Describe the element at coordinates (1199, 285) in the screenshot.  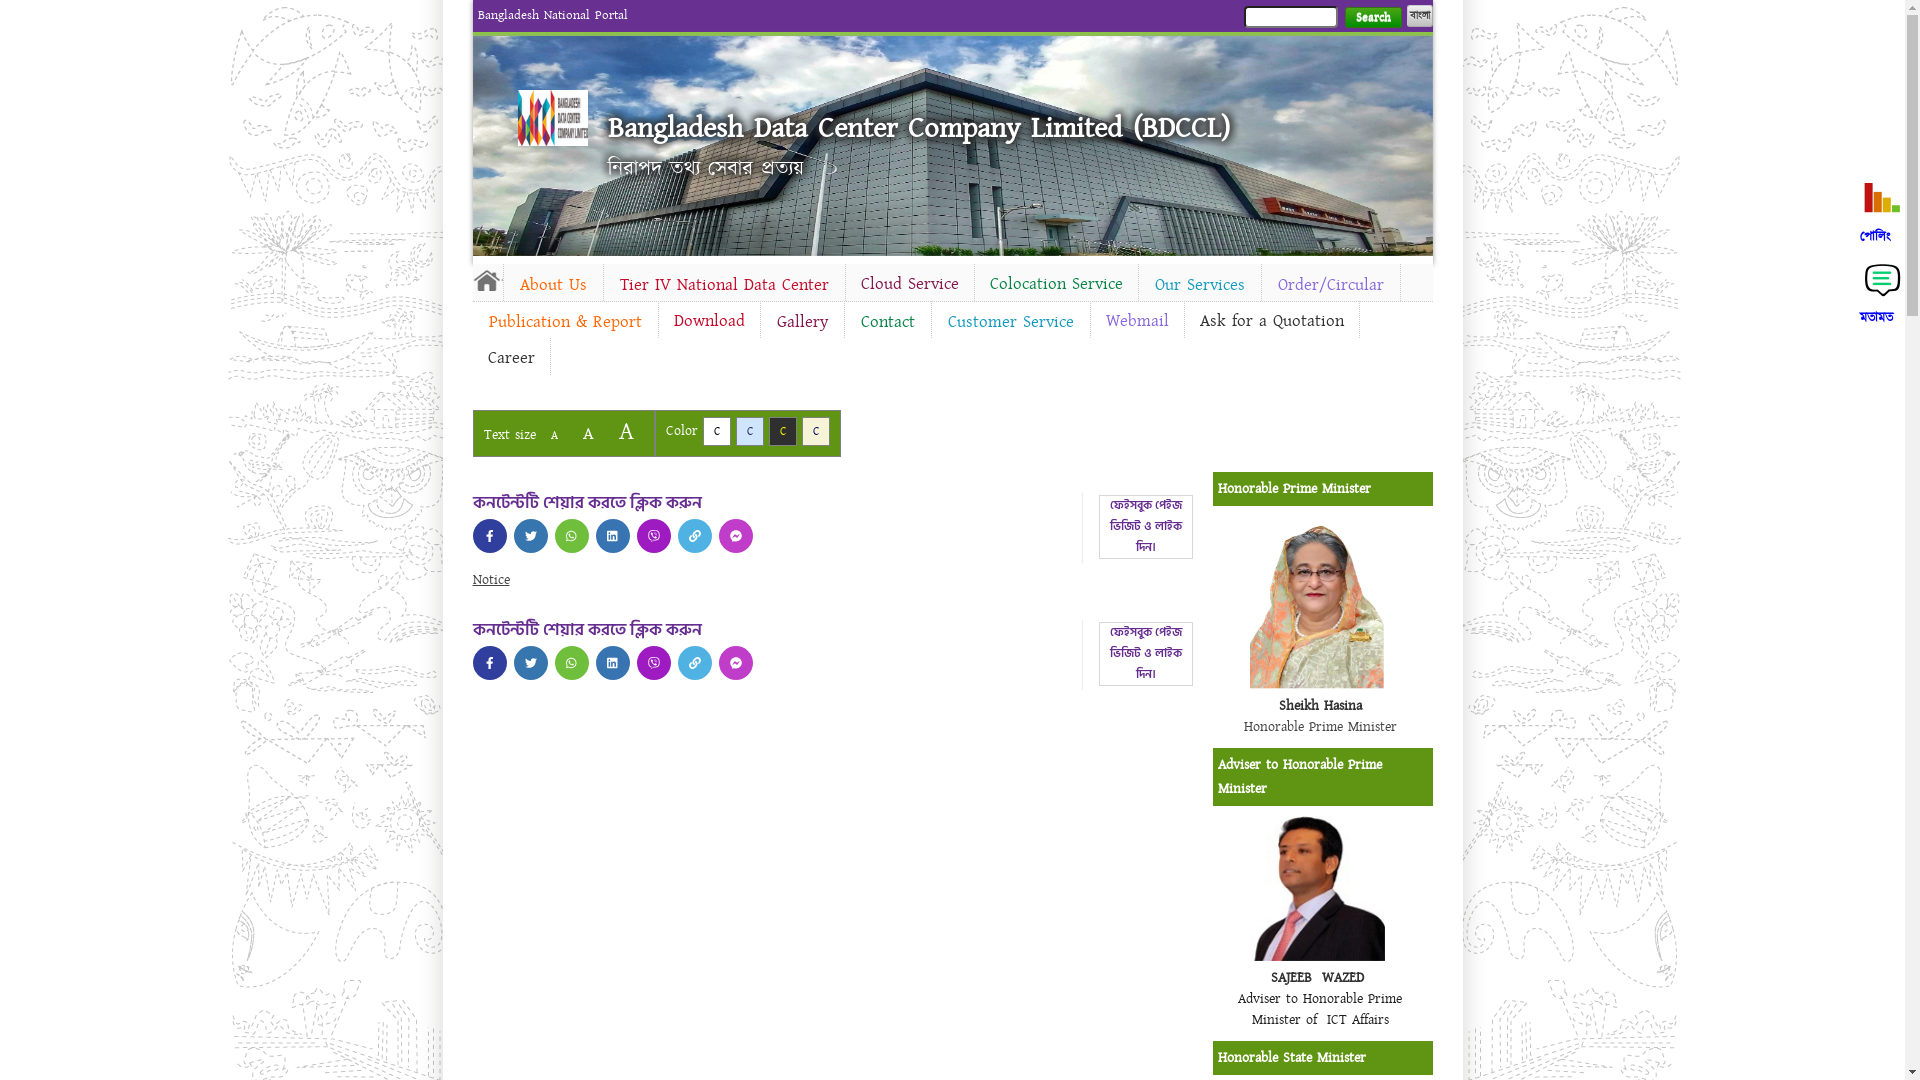
I see `'Our Services'` at that location.